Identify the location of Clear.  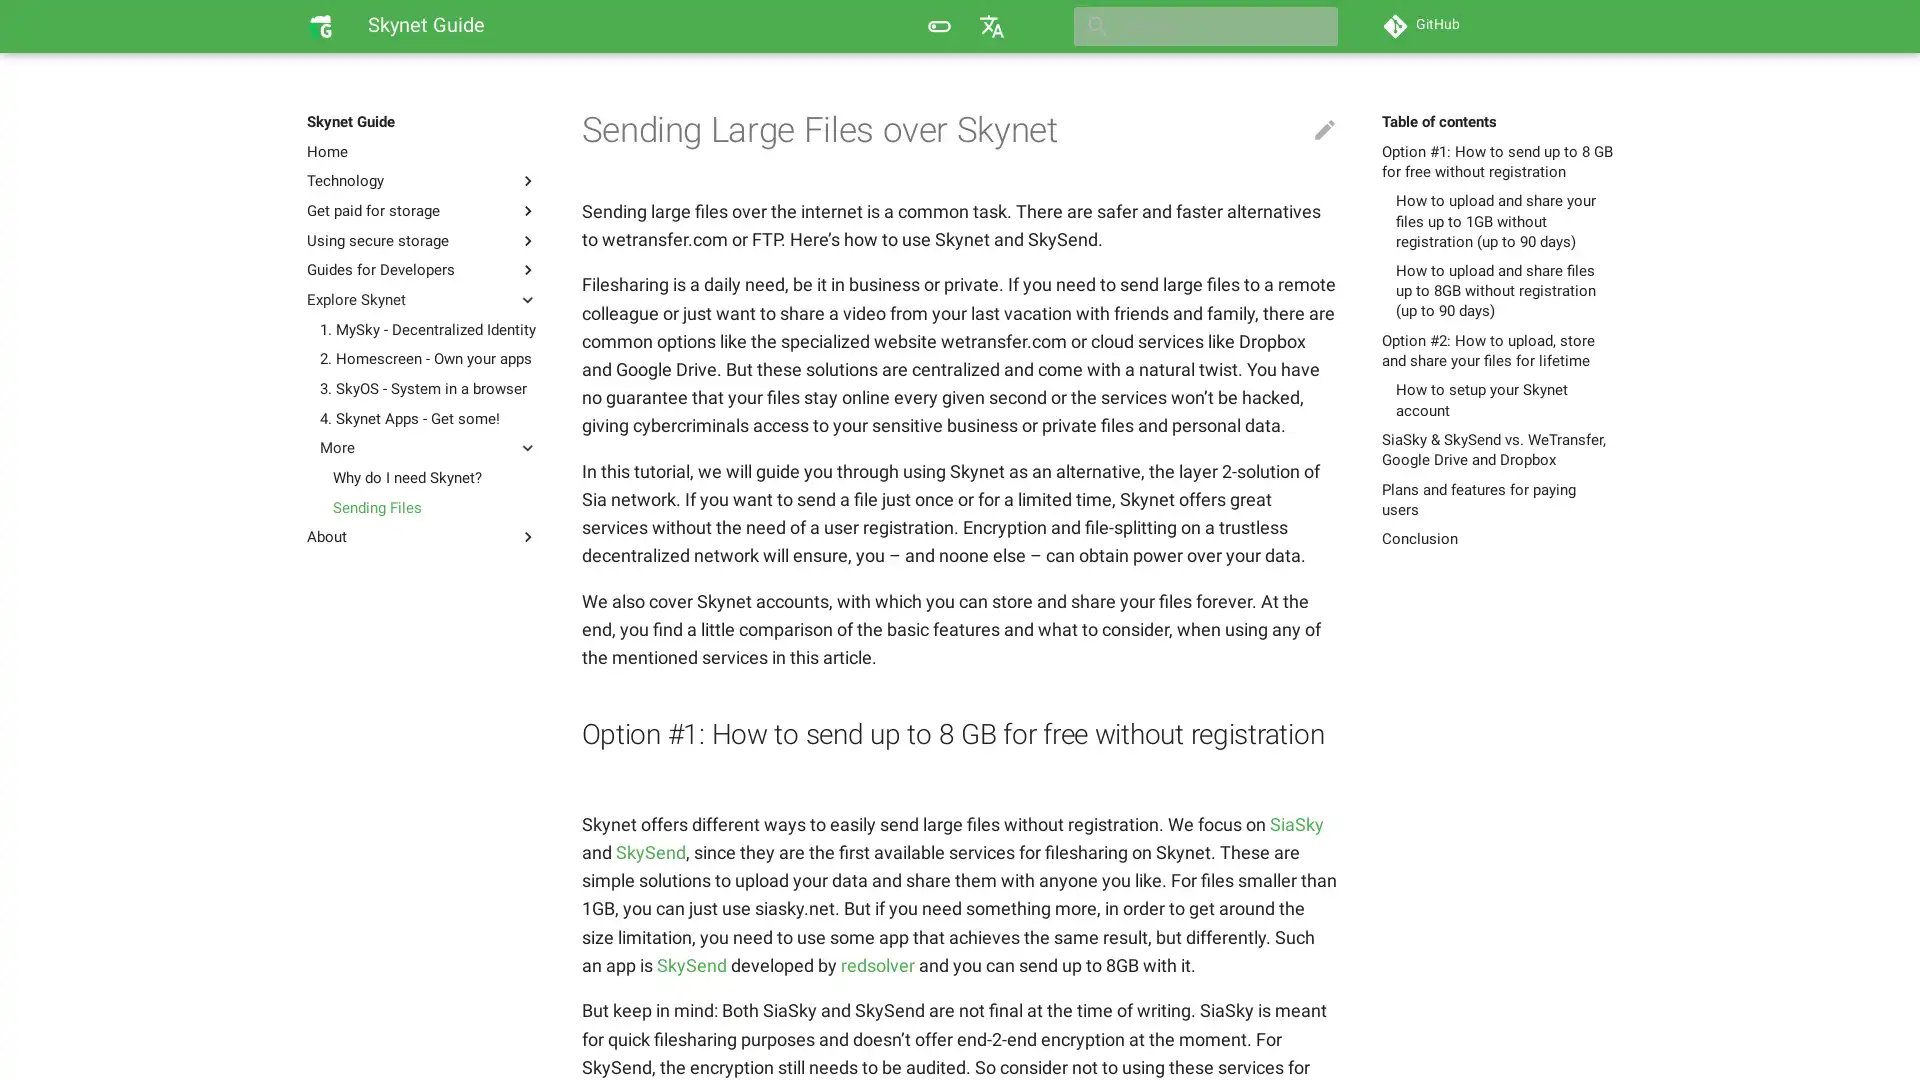
(1314, 26).